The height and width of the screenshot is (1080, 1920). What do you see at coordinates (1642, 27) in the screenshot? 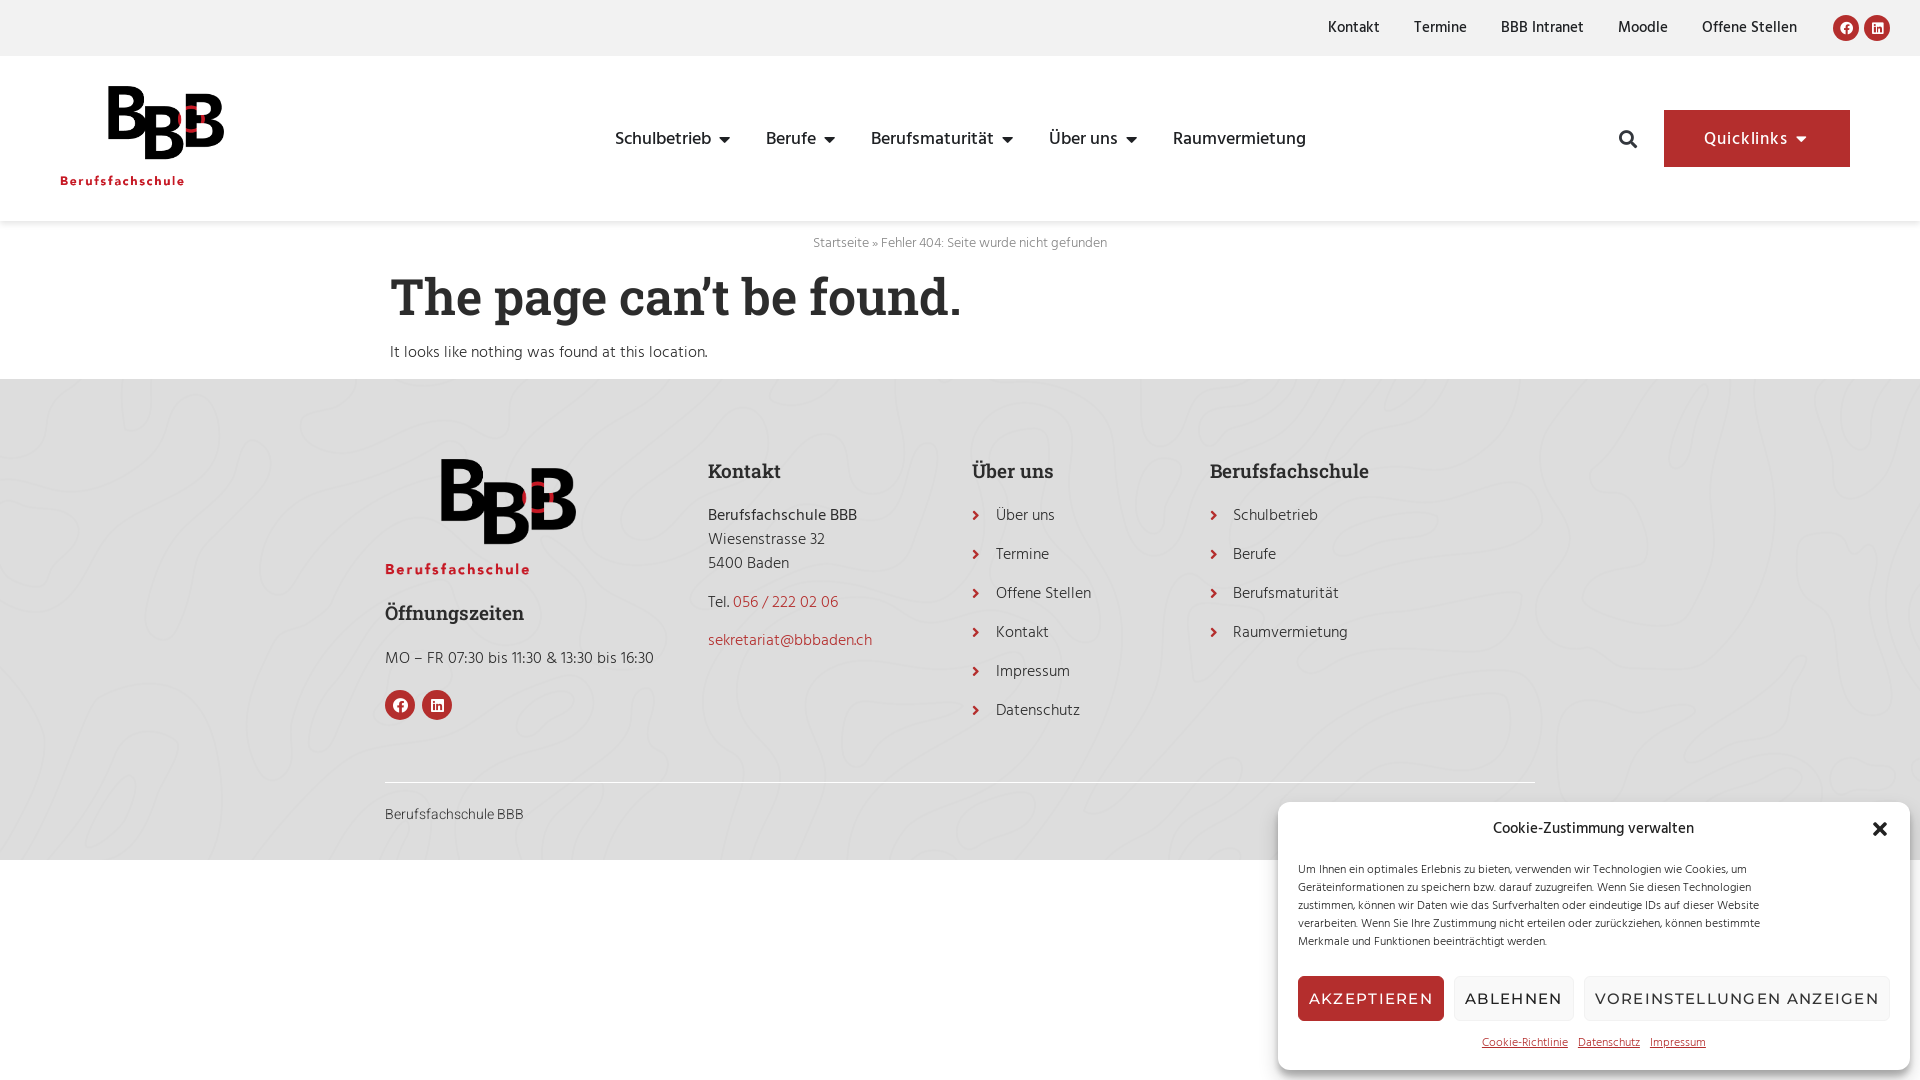
I see `'Moodle'` at bounding box center [1642, 27].